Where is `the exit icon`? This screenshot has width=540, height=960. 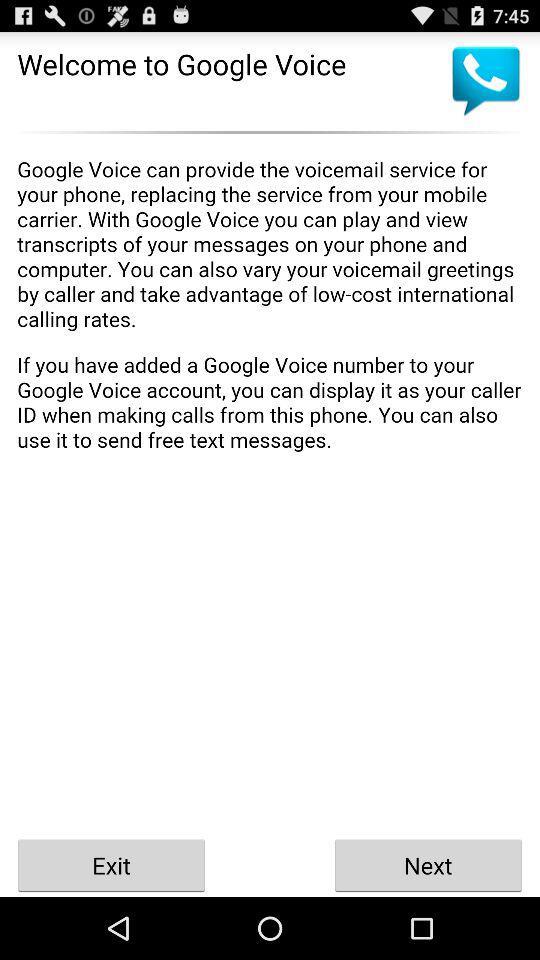 the exit icon is located at coordinates (111, 864).